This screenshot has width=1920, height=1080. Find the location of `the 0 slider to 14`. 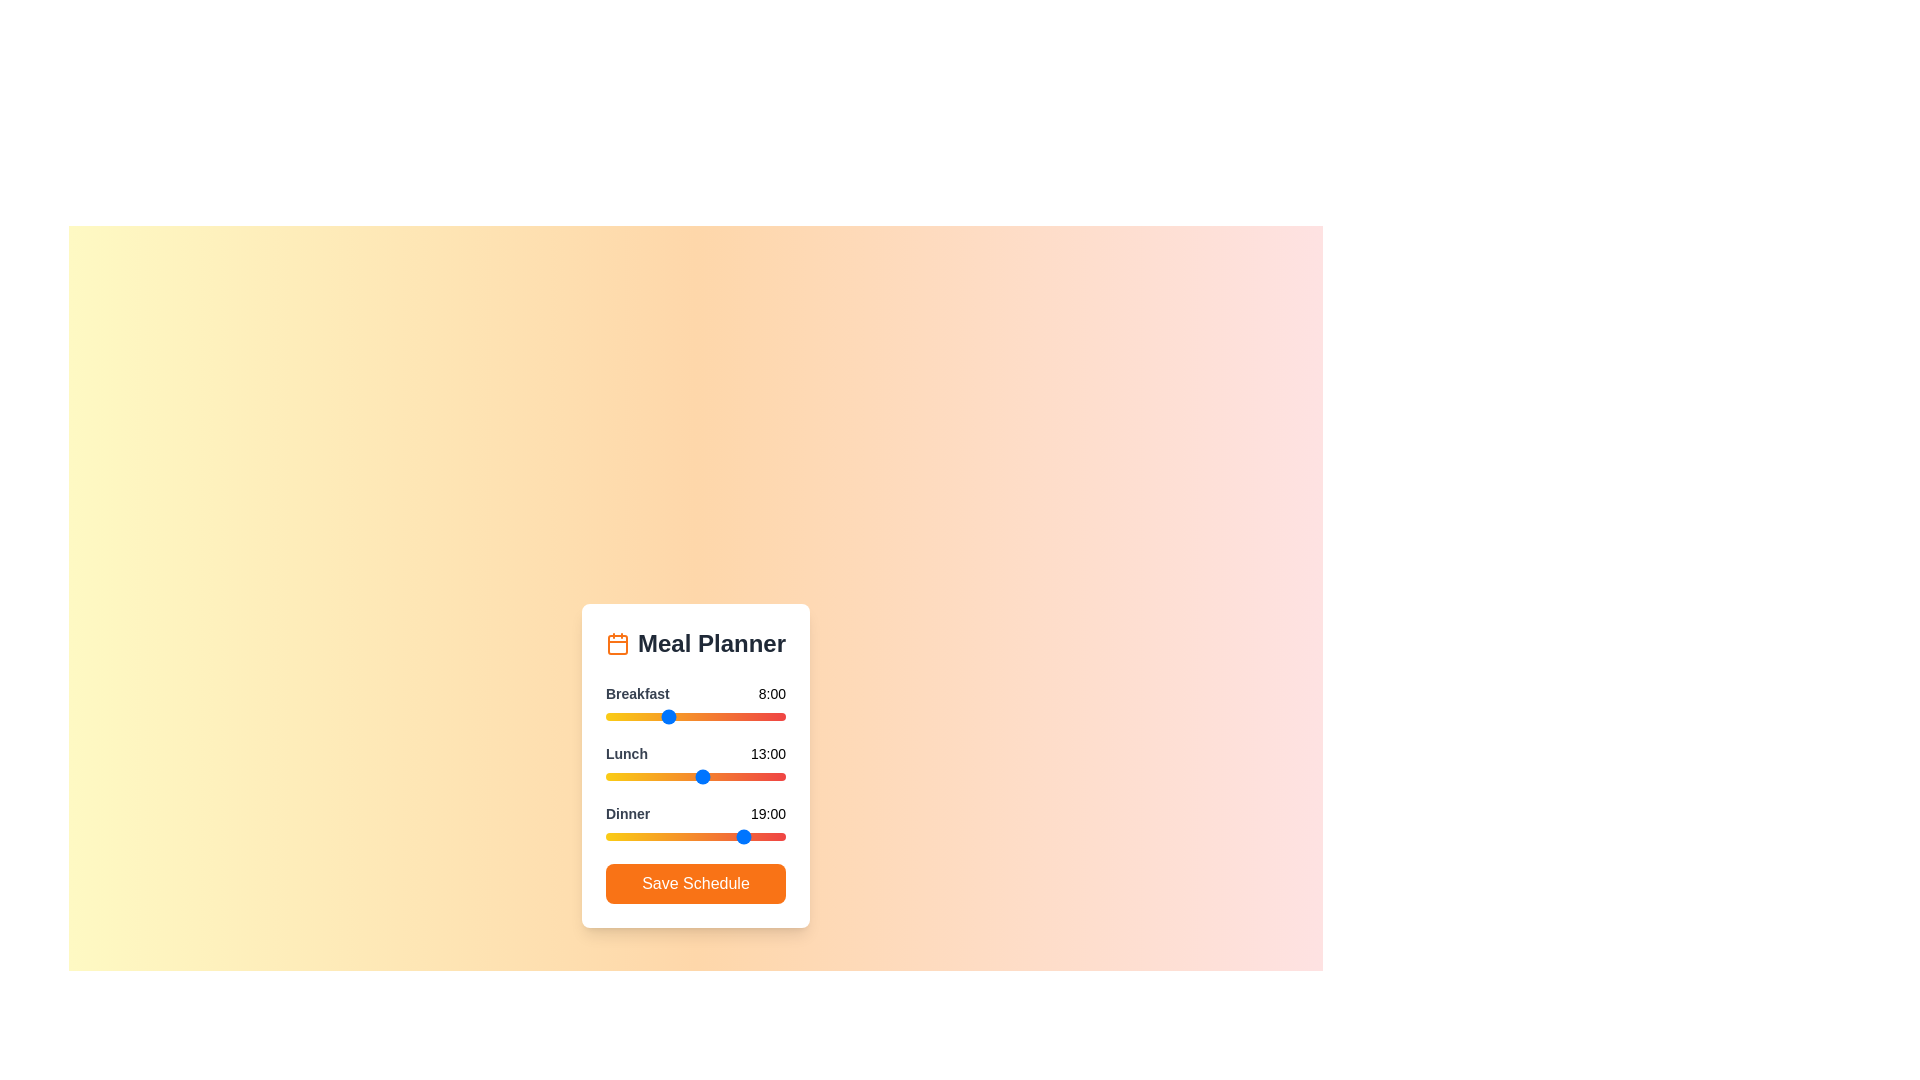

the 0 slider to 14 is located at coordinates (710, 716).